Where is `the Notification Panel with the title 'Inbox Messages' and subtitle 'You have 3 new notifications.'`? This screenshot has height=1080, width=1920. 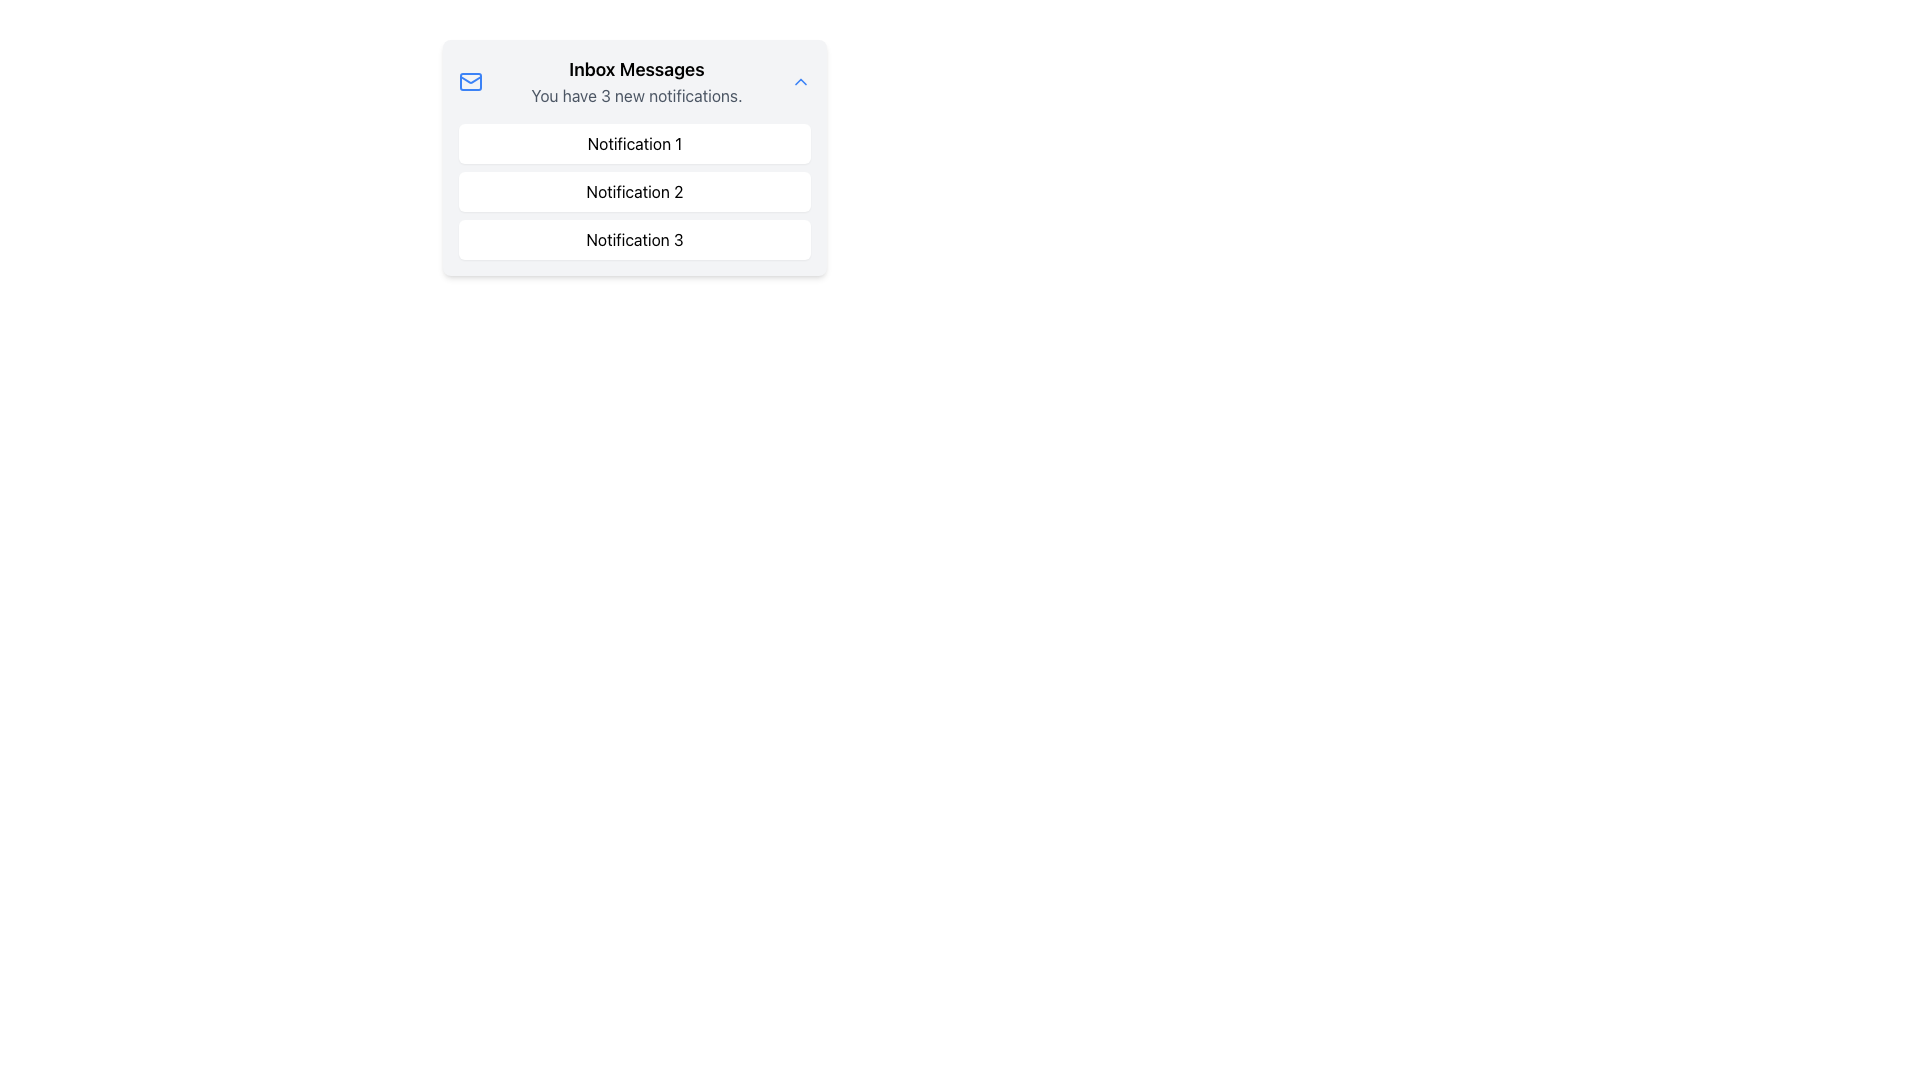
the Notification Panel with the title 'Inbox Messages' and subtitle 'You have 3 new notifications.' is located at coordinates (633, 157).